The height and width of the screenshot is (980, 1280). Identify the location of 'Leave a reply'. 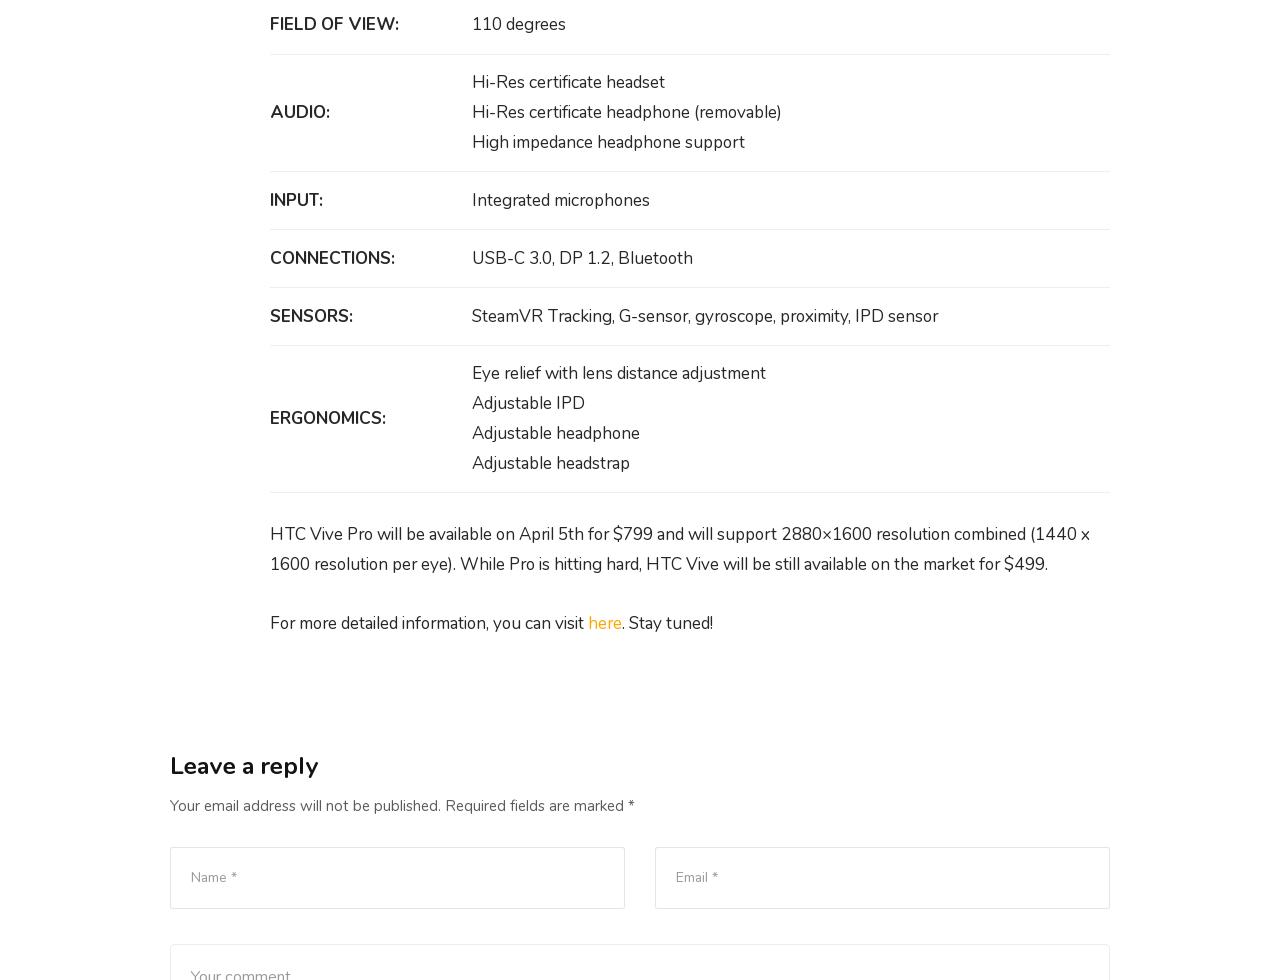
(243, 765).